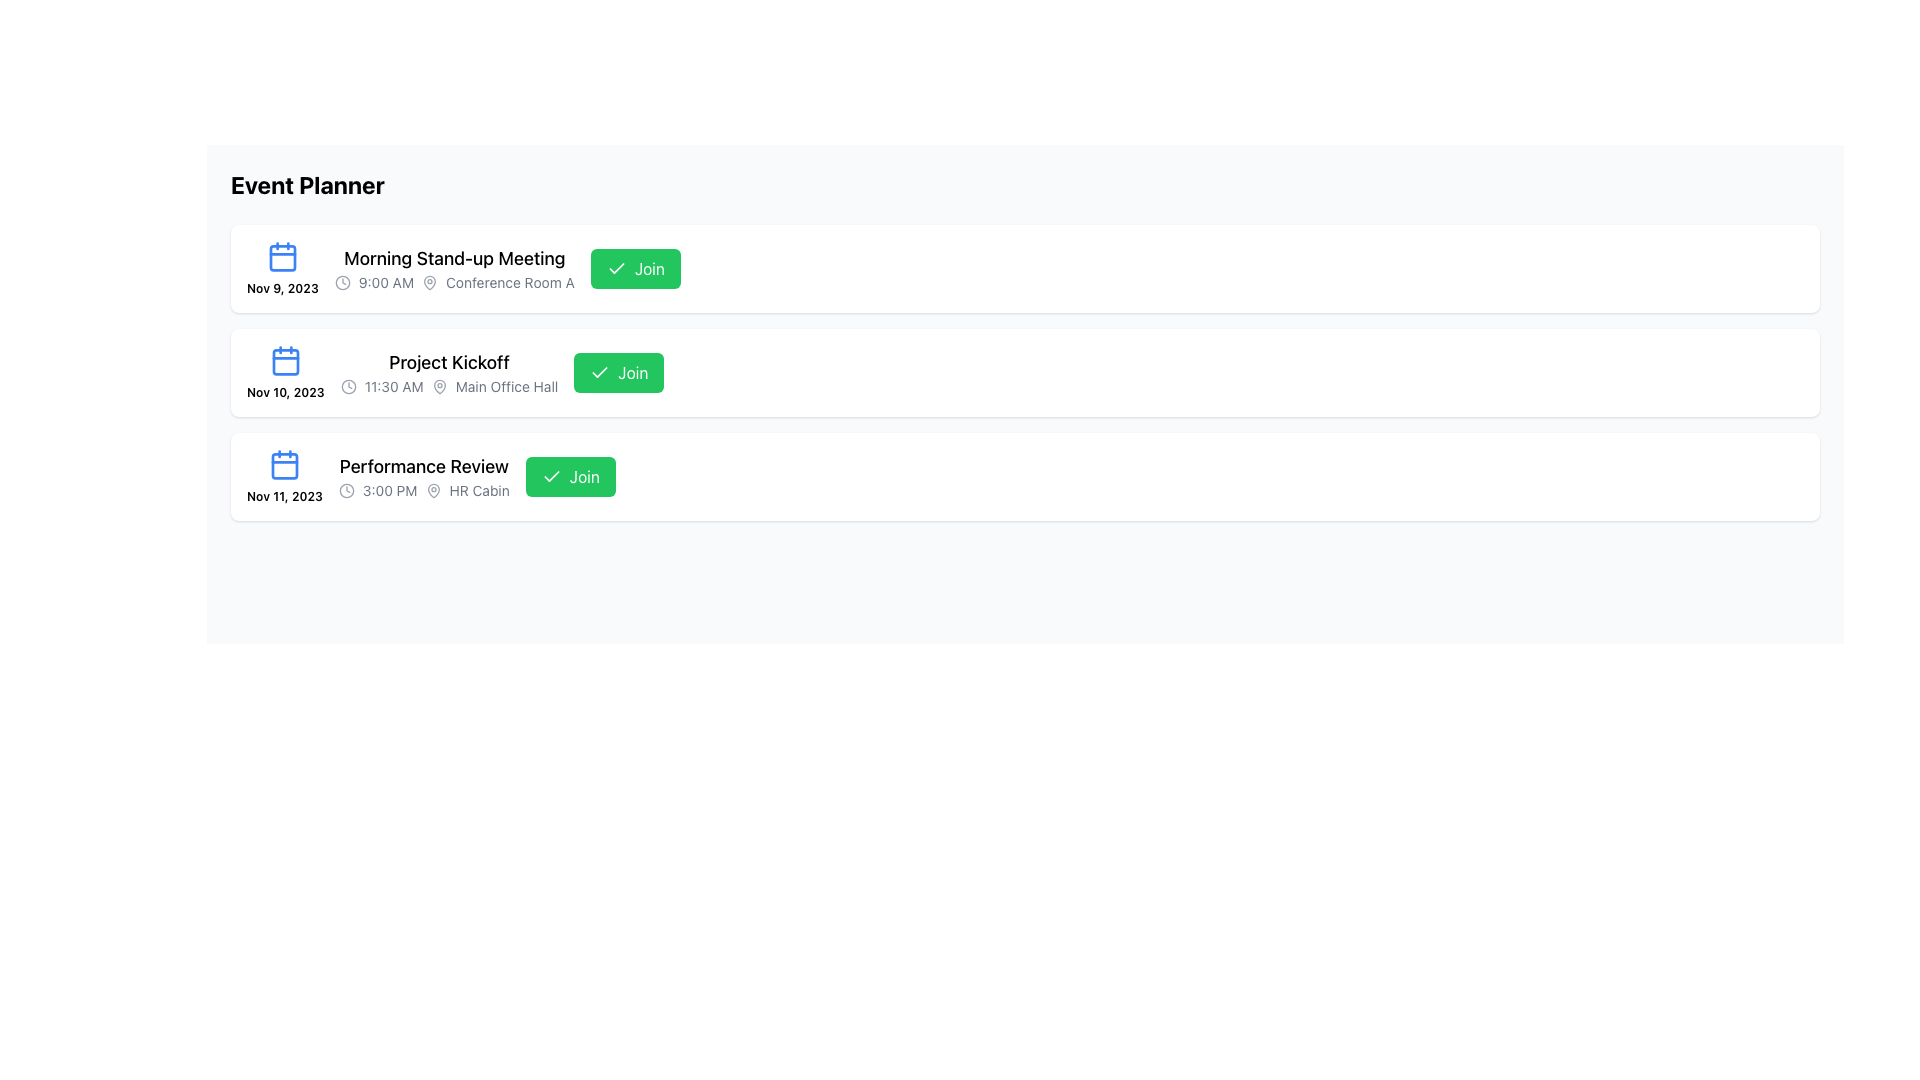  Describe the element at coordinates (348, 386) in the screenshot. I see `the small, rounded clock icon with a hollow center and outlined styling, rendered in gray, located to the left of the '11:30 AM' text in the second list item for the event 'Project Kickoff'` at that location.